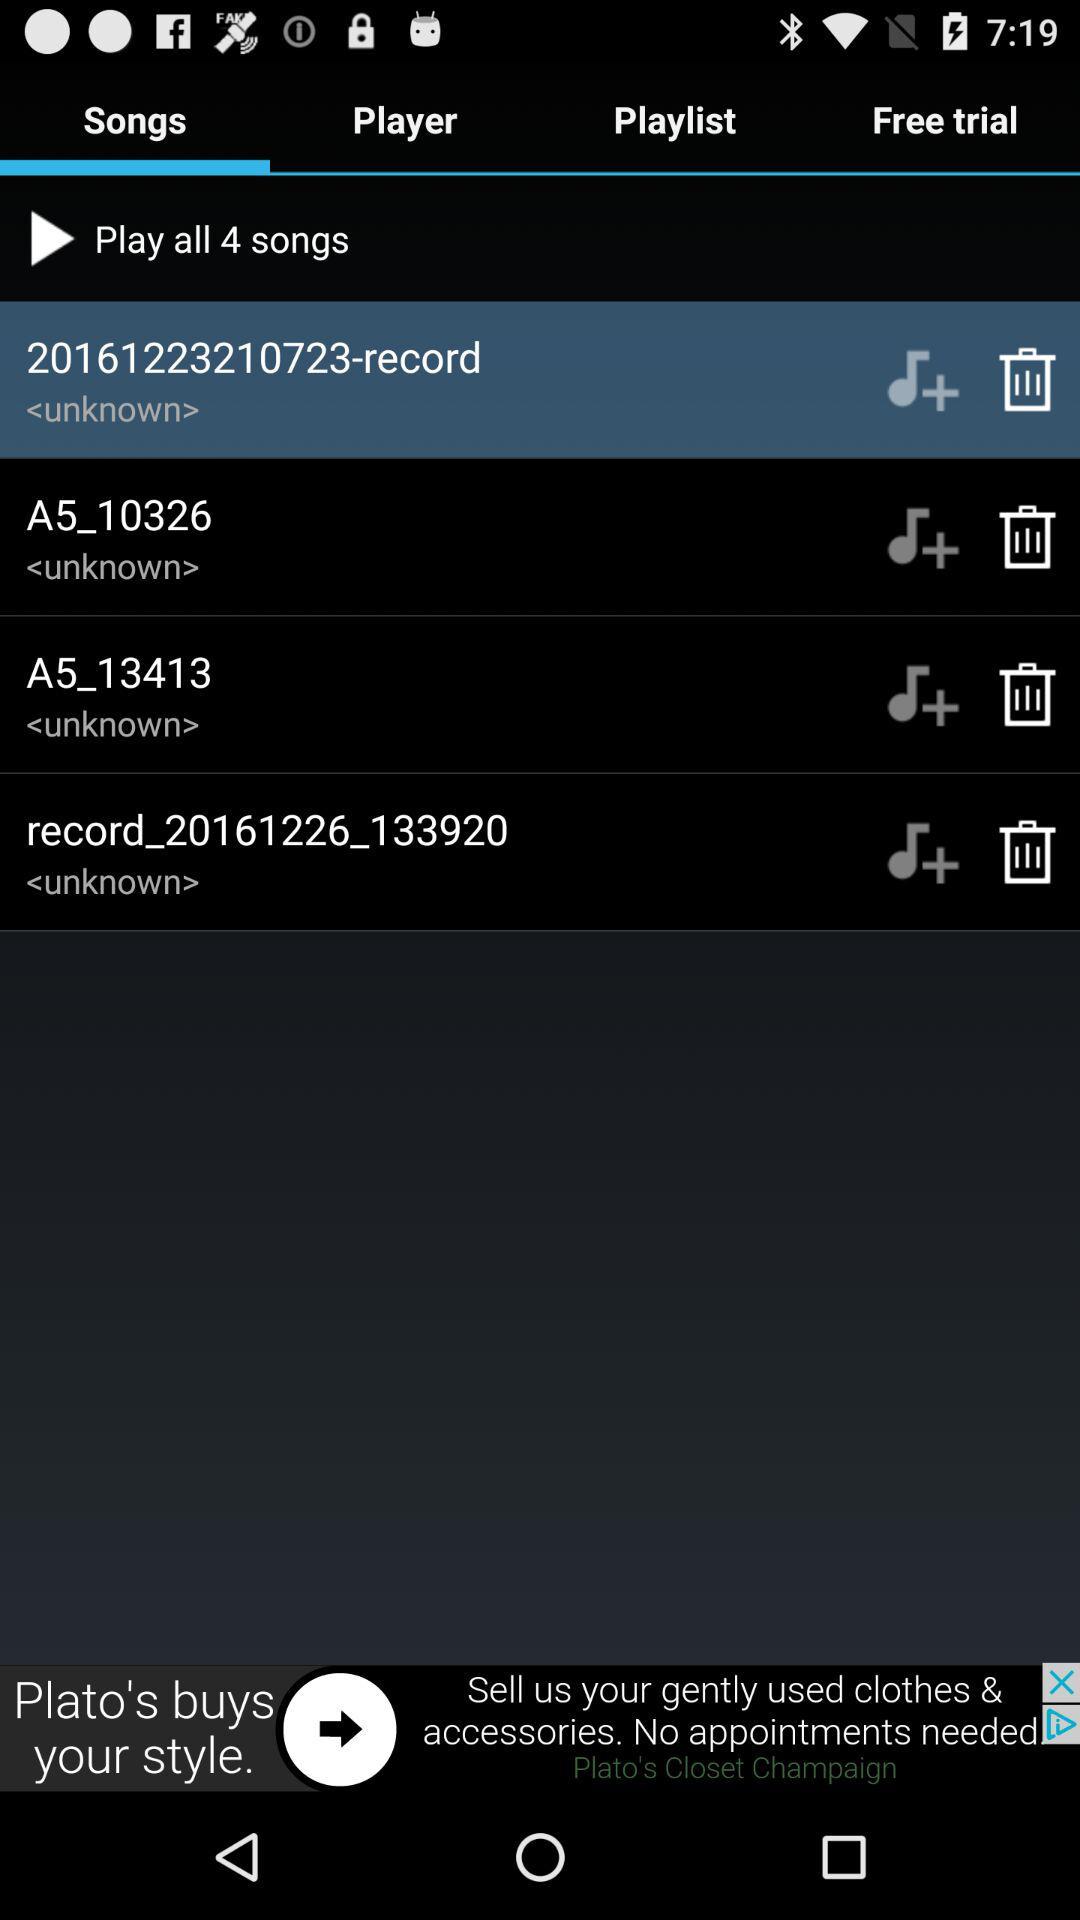 The image size is (1080, 1920). I want to click on delete, so click(1017, 537).